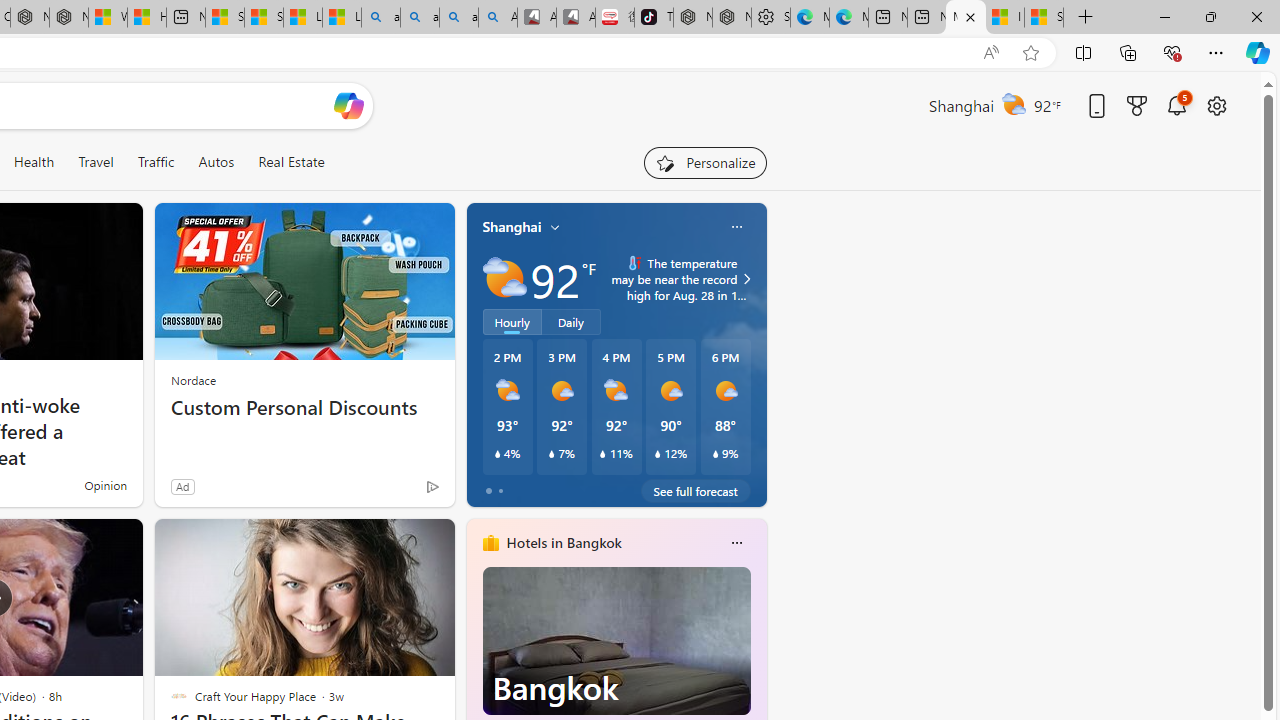 The image size is (1280, 720). I want to click on 'Personalize your feed"', so click(705, 162).